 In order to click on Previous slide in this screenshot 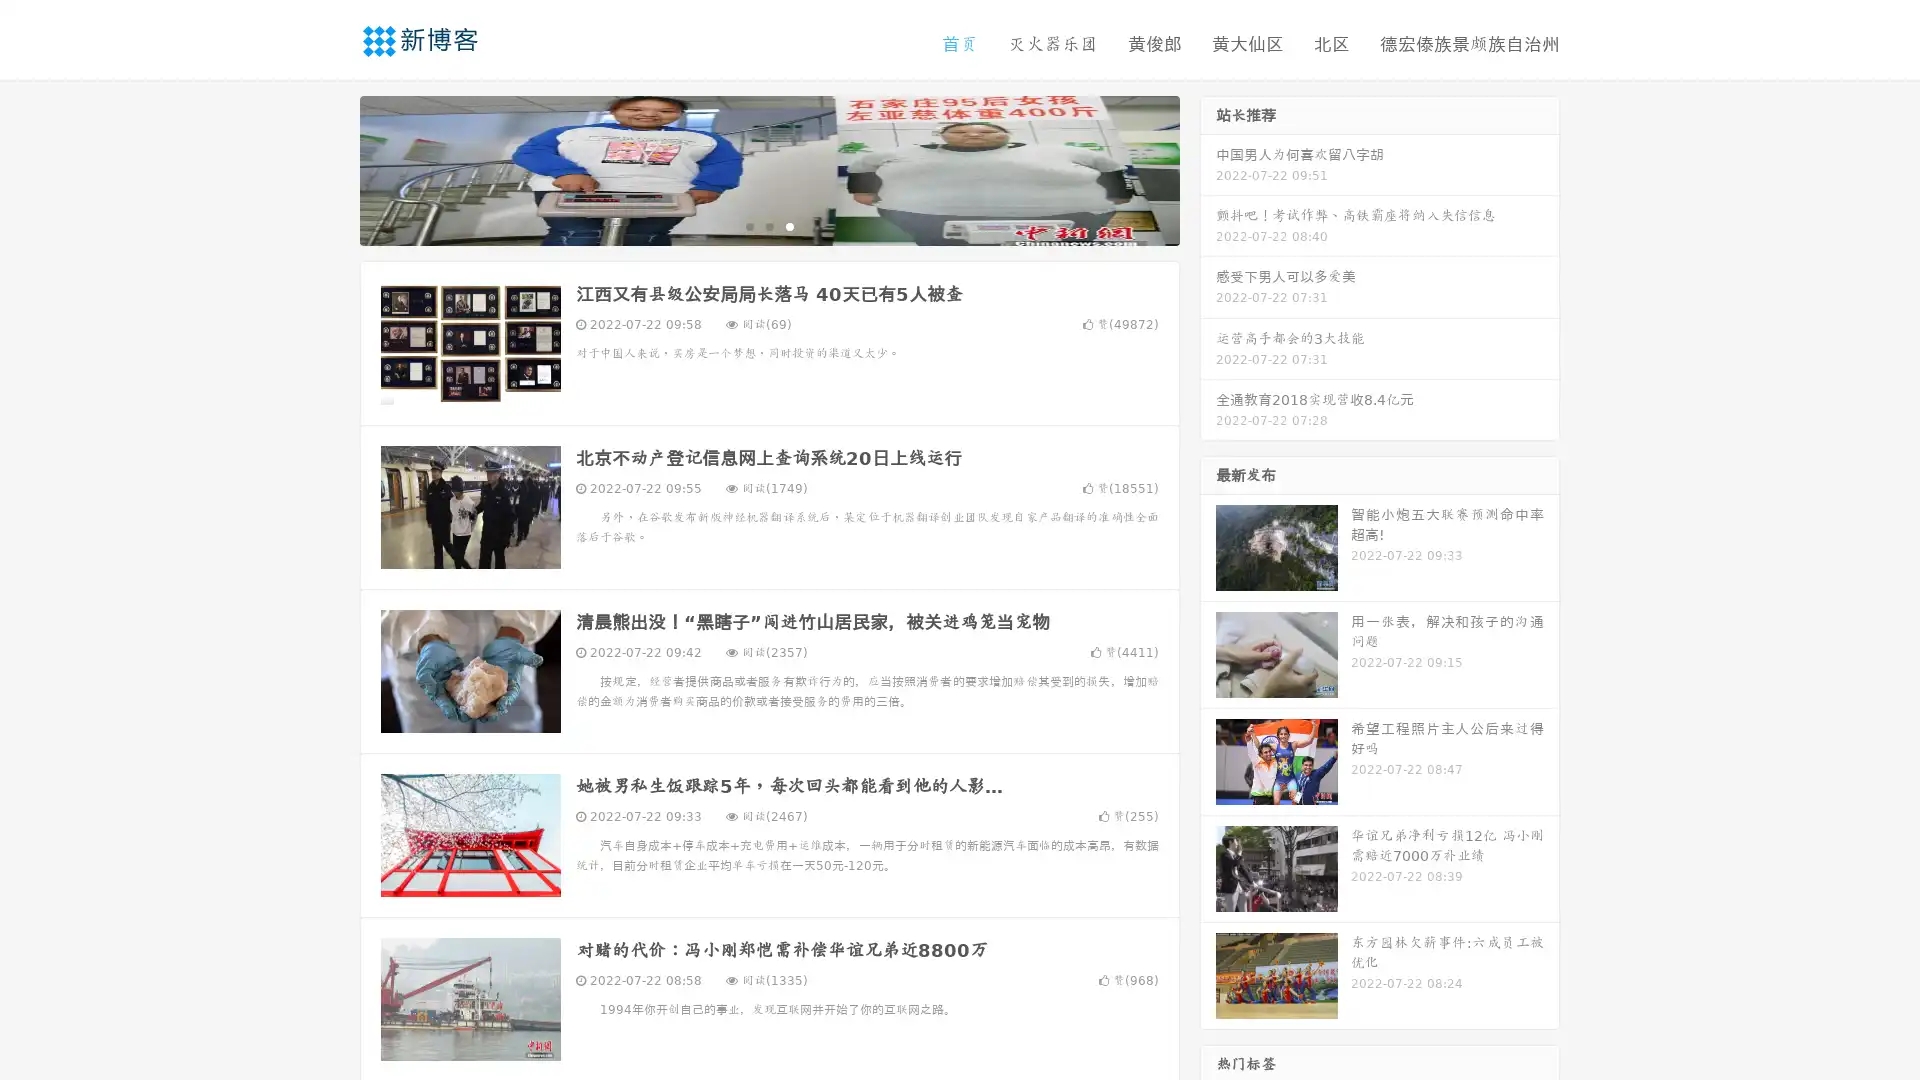, I will do `click(330, 168)`.